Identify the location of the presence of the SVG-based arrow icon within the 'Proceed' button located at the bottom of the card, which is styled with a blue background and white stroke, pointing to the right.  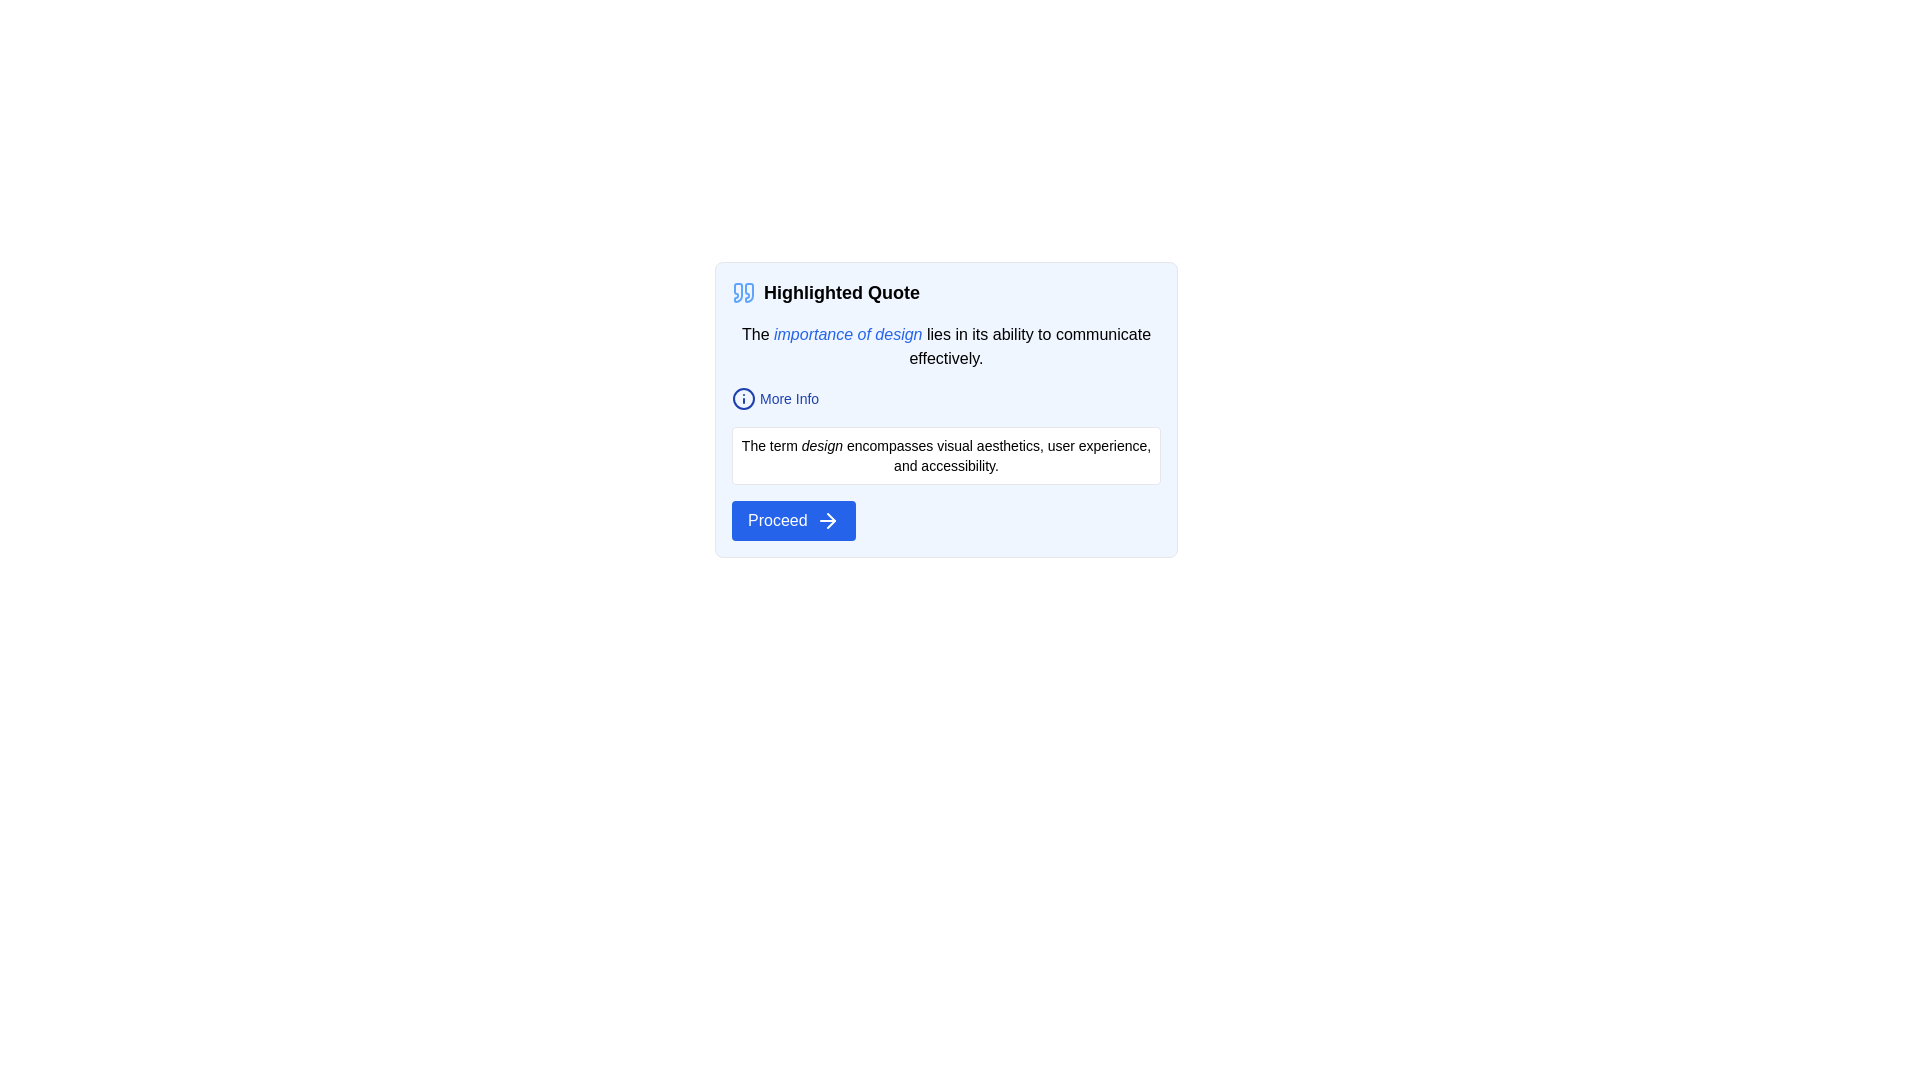
(827, 519).